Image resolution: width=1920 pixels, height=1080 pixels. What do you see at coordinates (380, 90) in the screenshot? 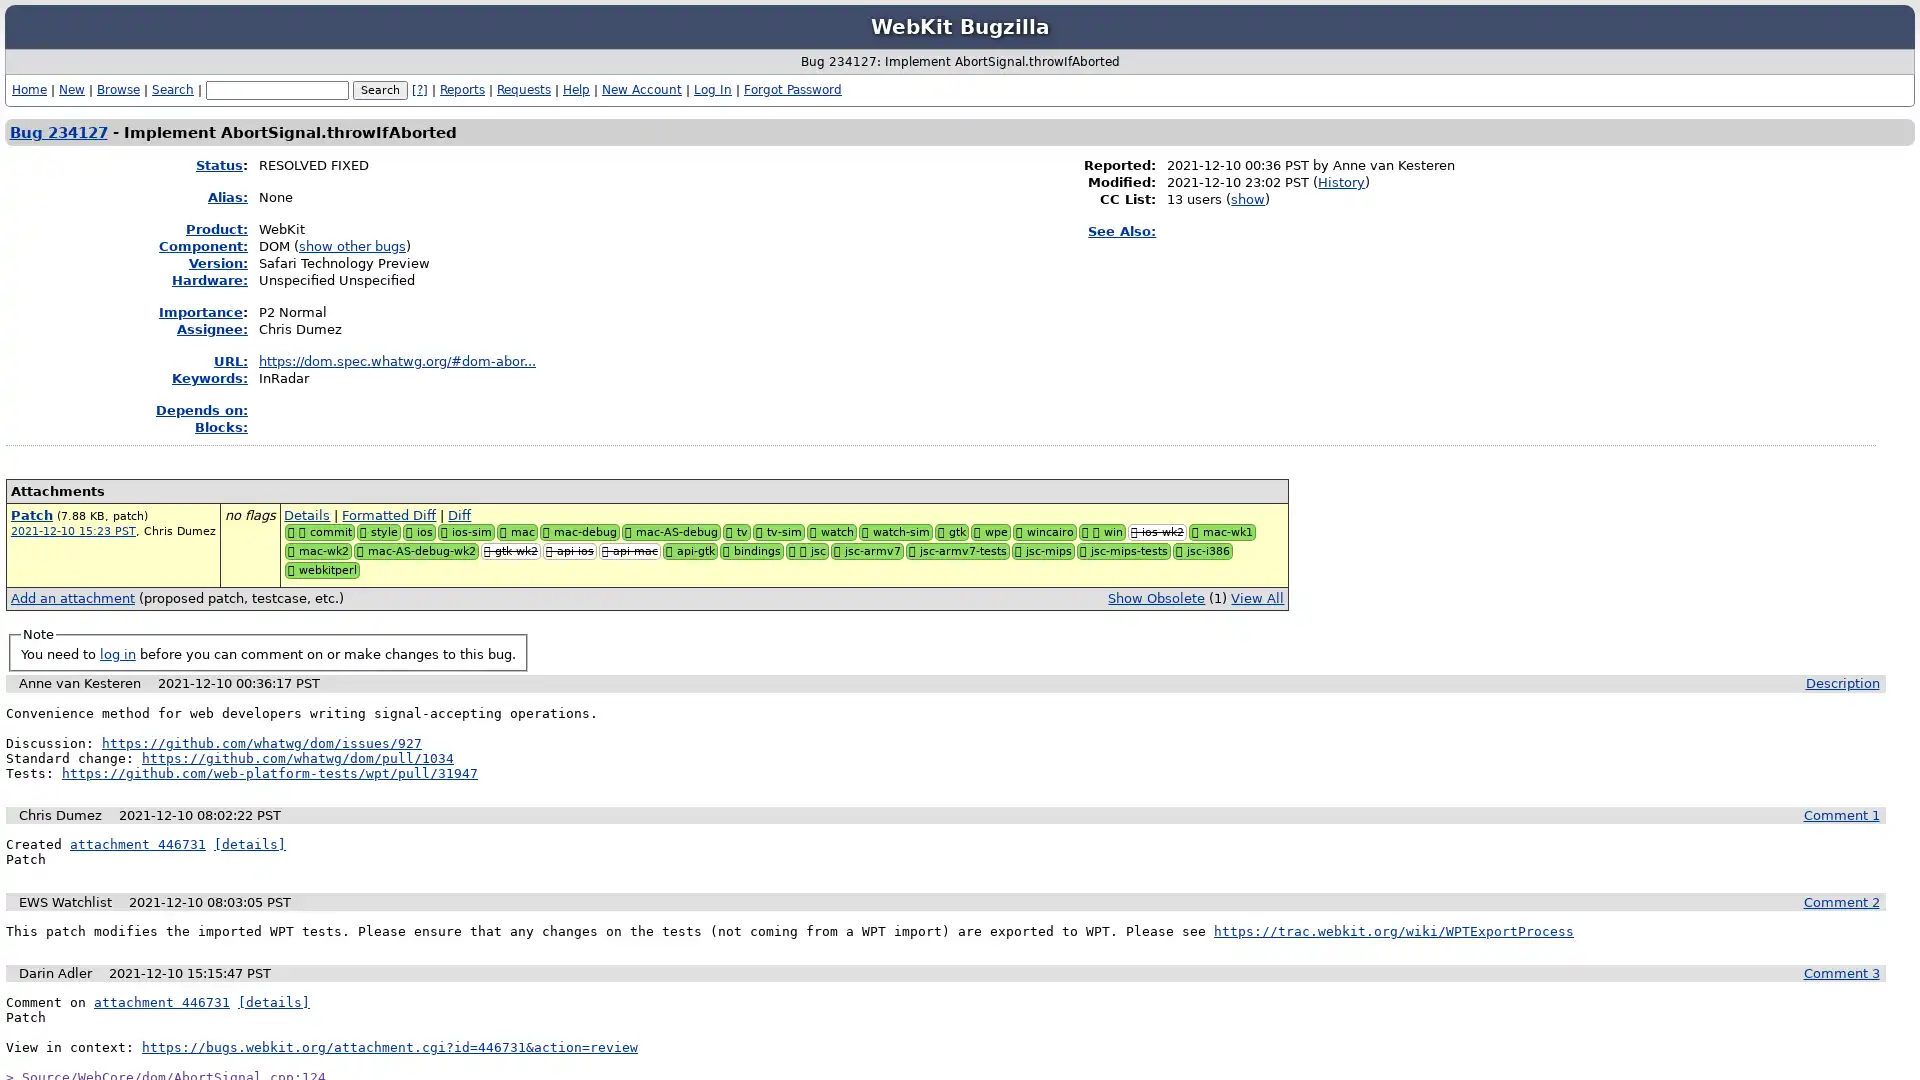
I see `Search` at bounding box center [380, 90].